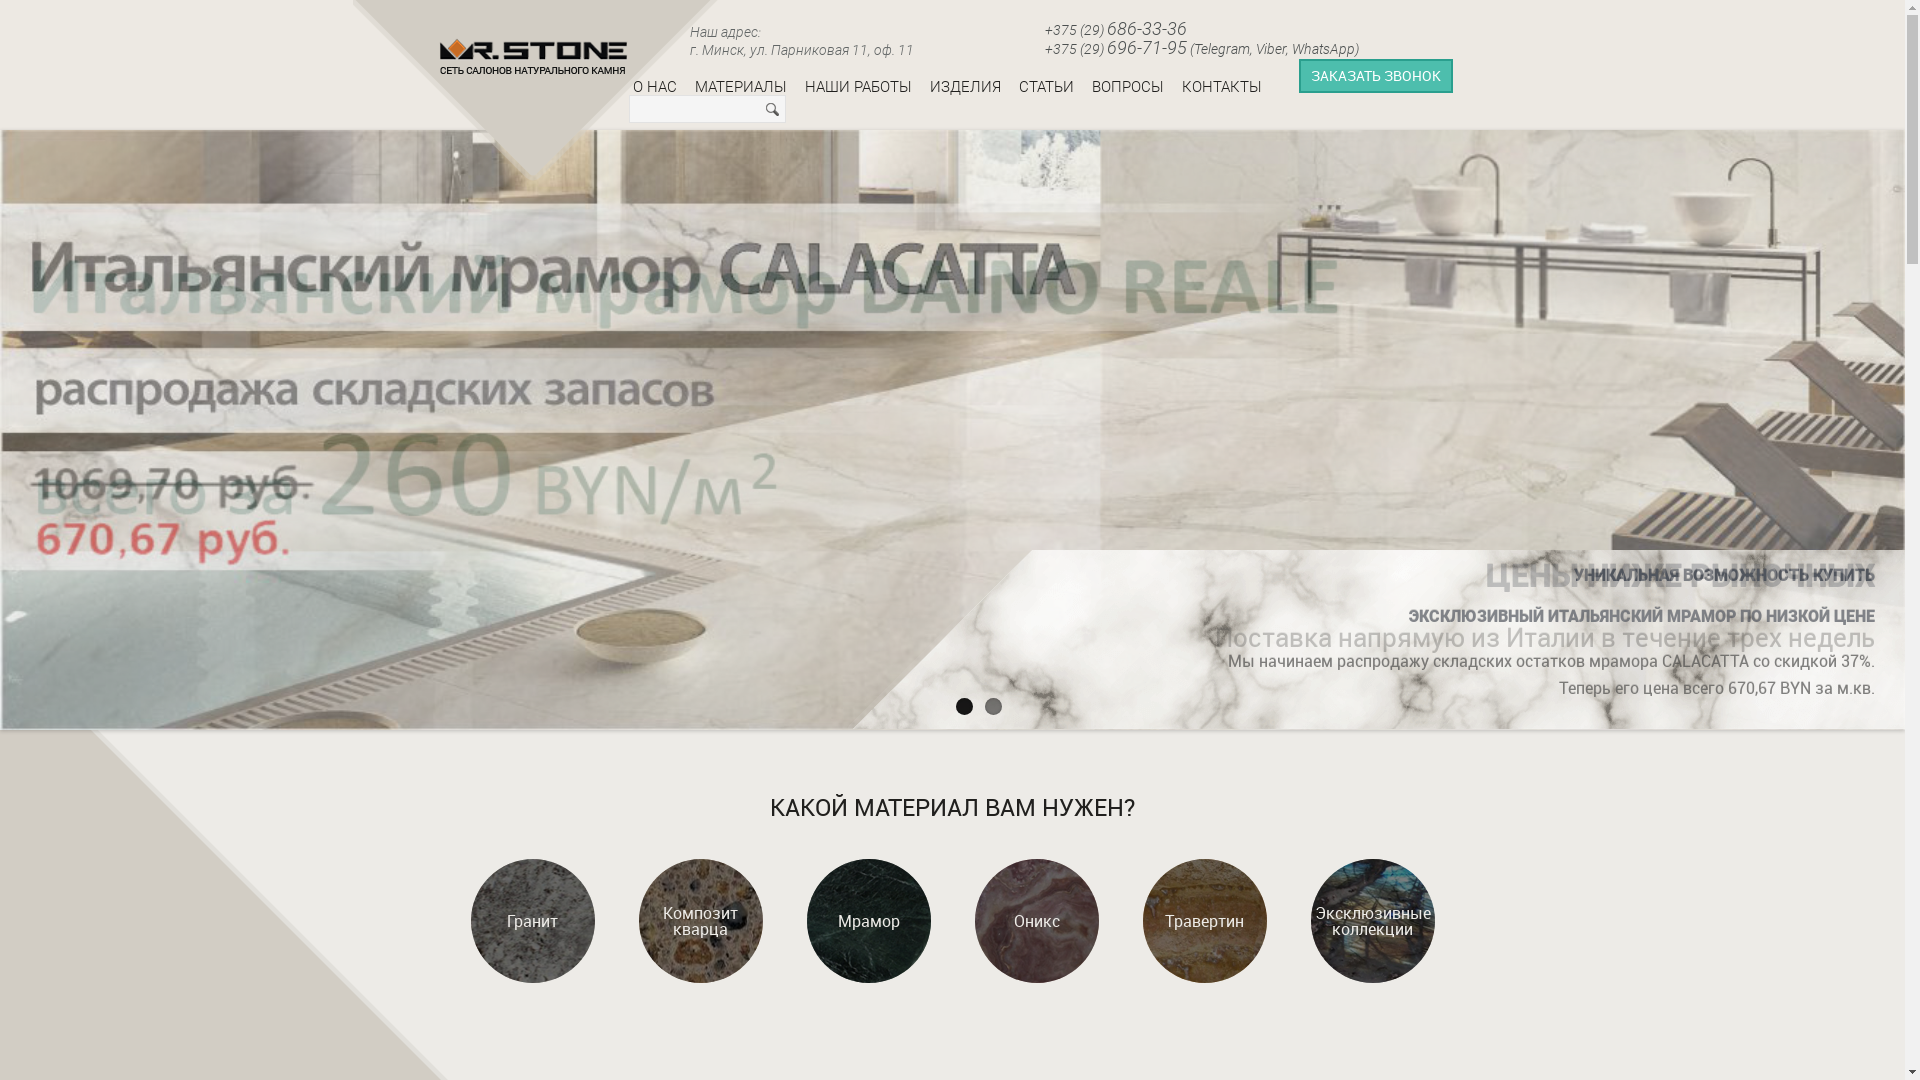  I want to click on '2', so click(984, 705).